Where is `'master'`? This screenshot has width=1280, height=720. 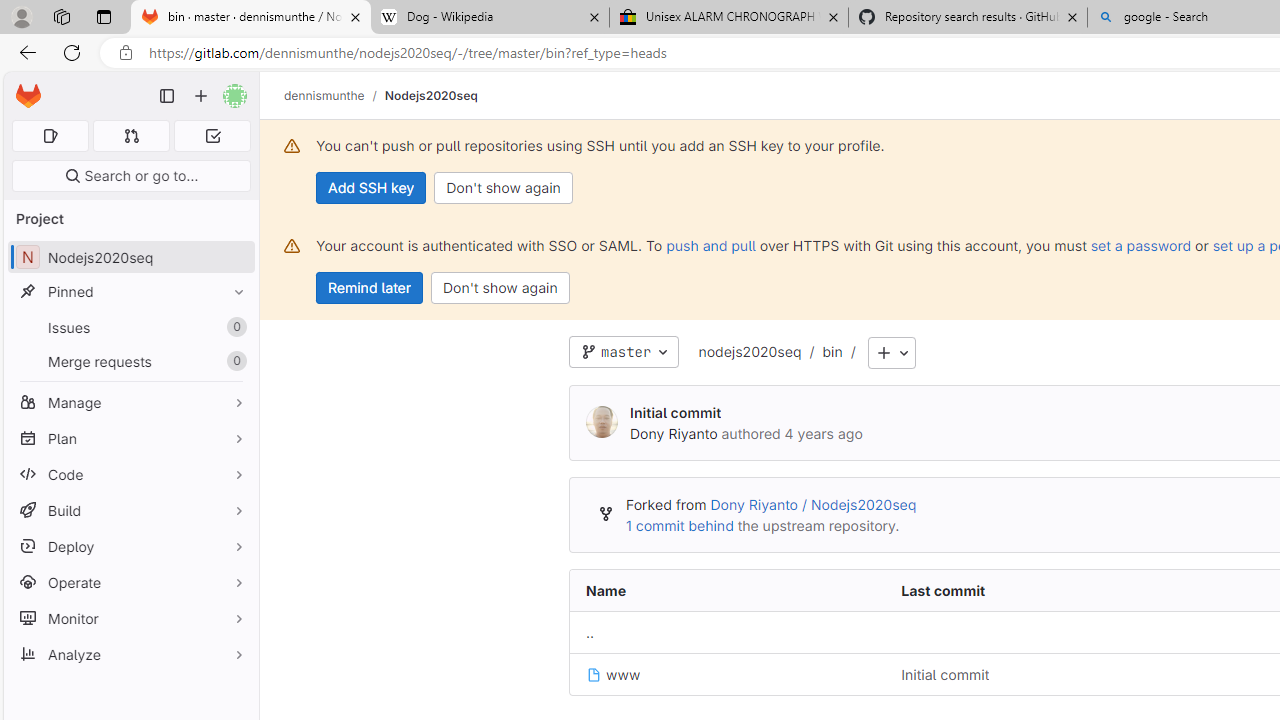
'master' is located at coordinates (623, 351).